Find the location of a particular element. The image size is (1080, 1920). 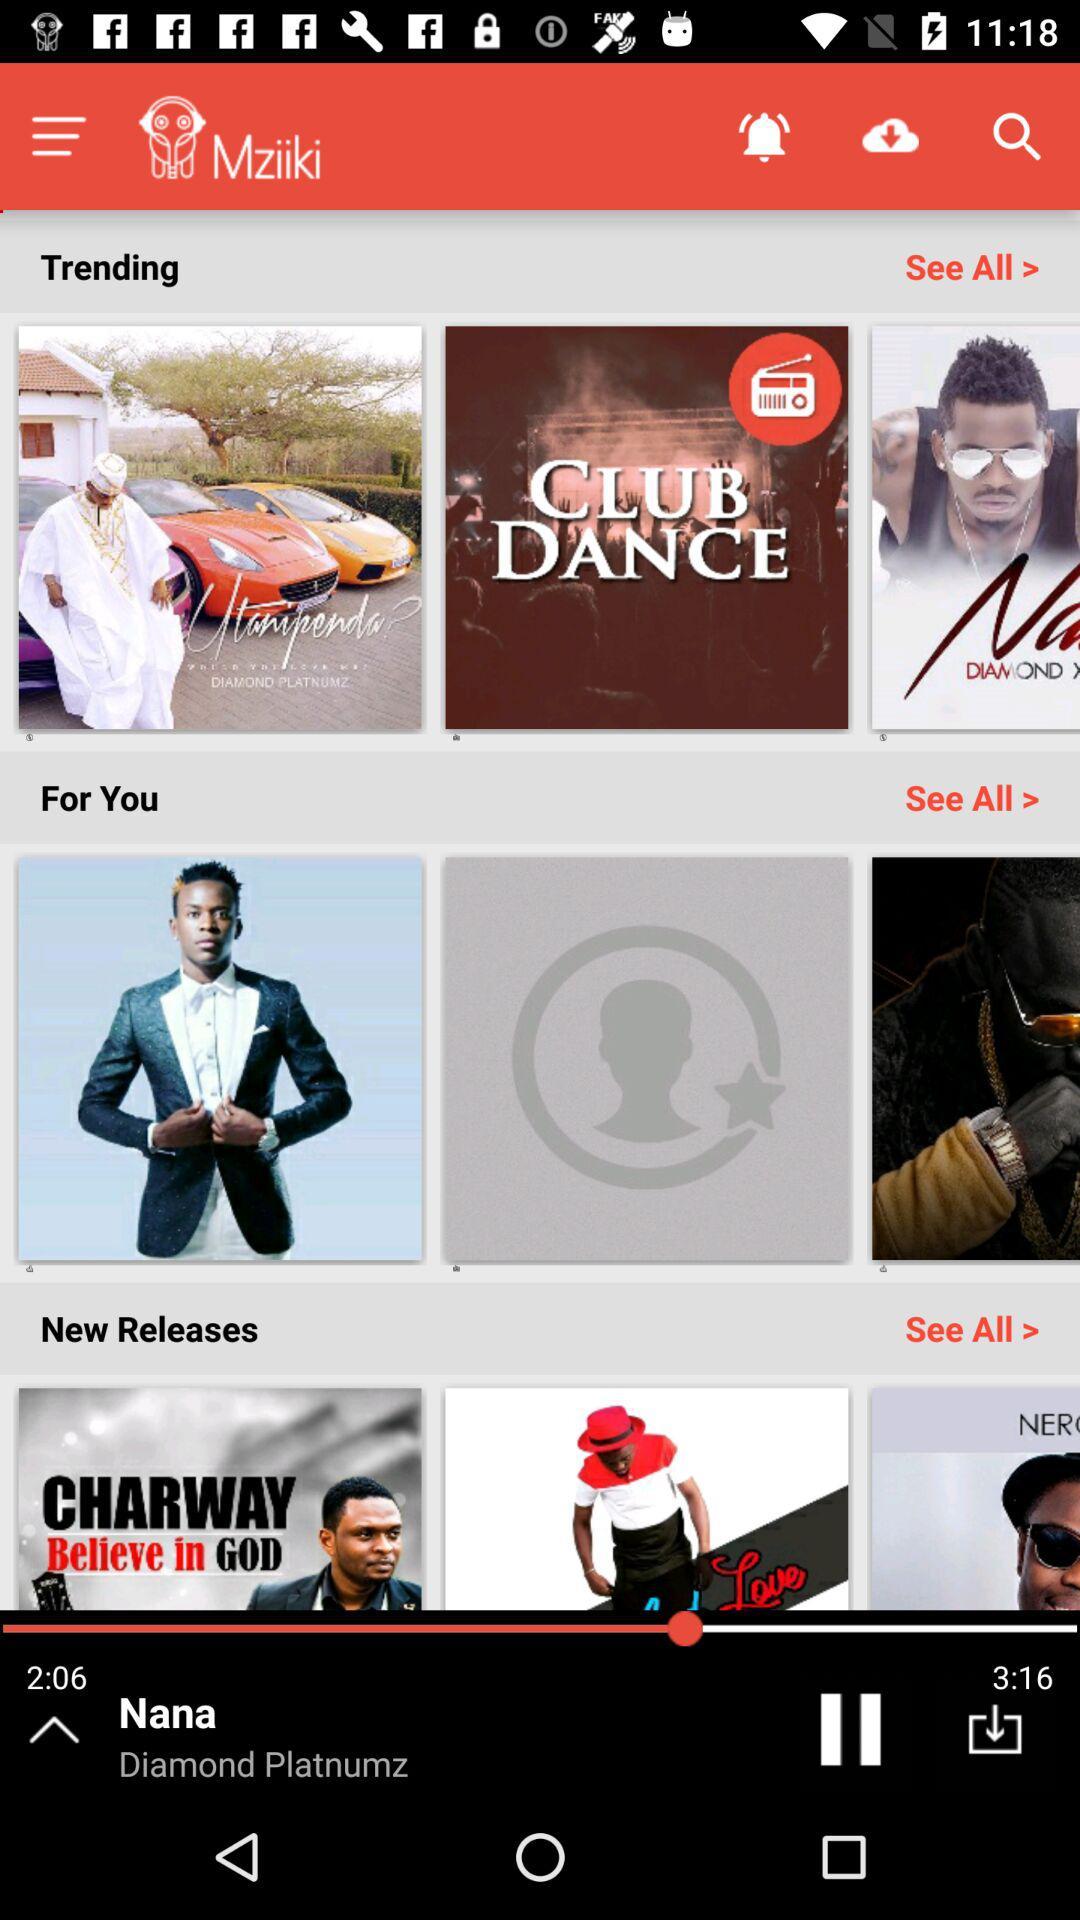

menu is located at coordinates (57, 135).